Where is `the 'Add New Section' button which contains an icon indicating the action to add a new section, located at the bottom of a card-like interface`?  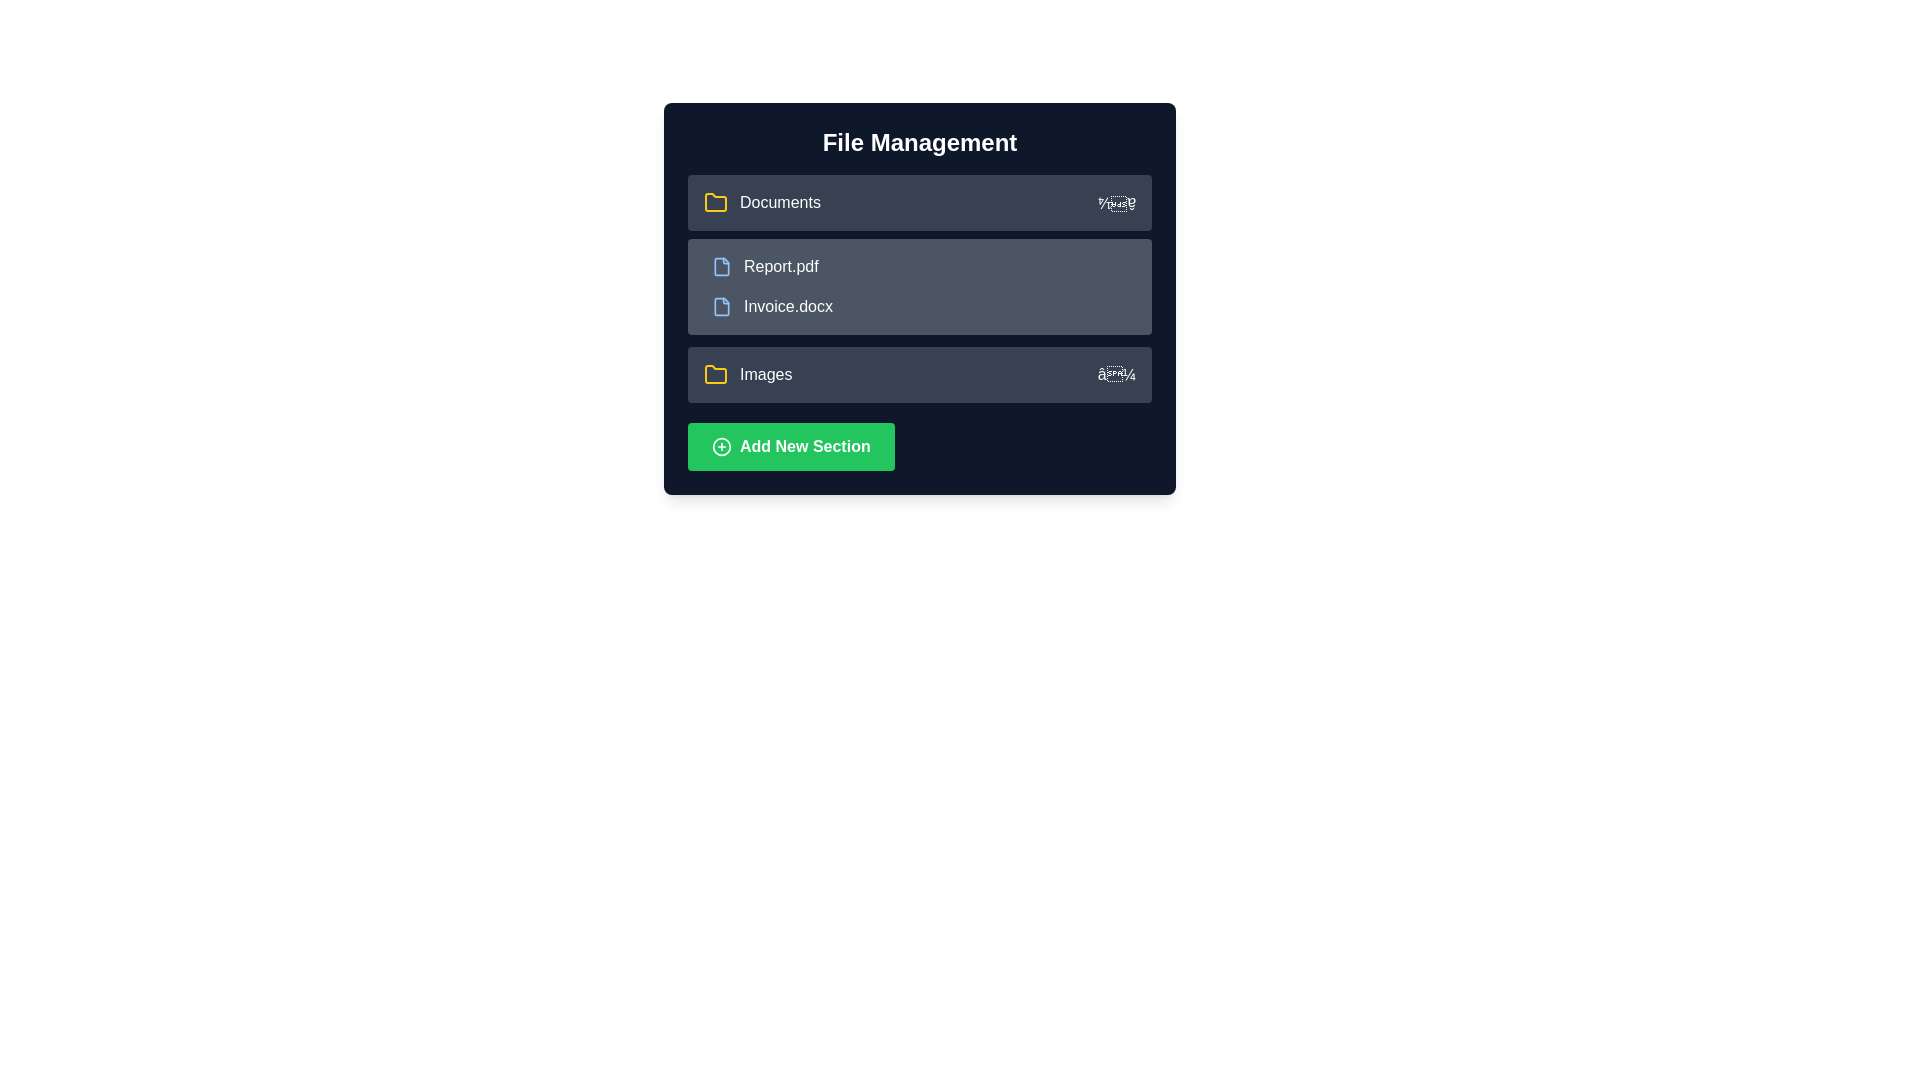 the 'Add New Section' button which contains an icon indicating the action to add a new section, located at the bottom of a card-like interface is located at coordinates (720, 446).